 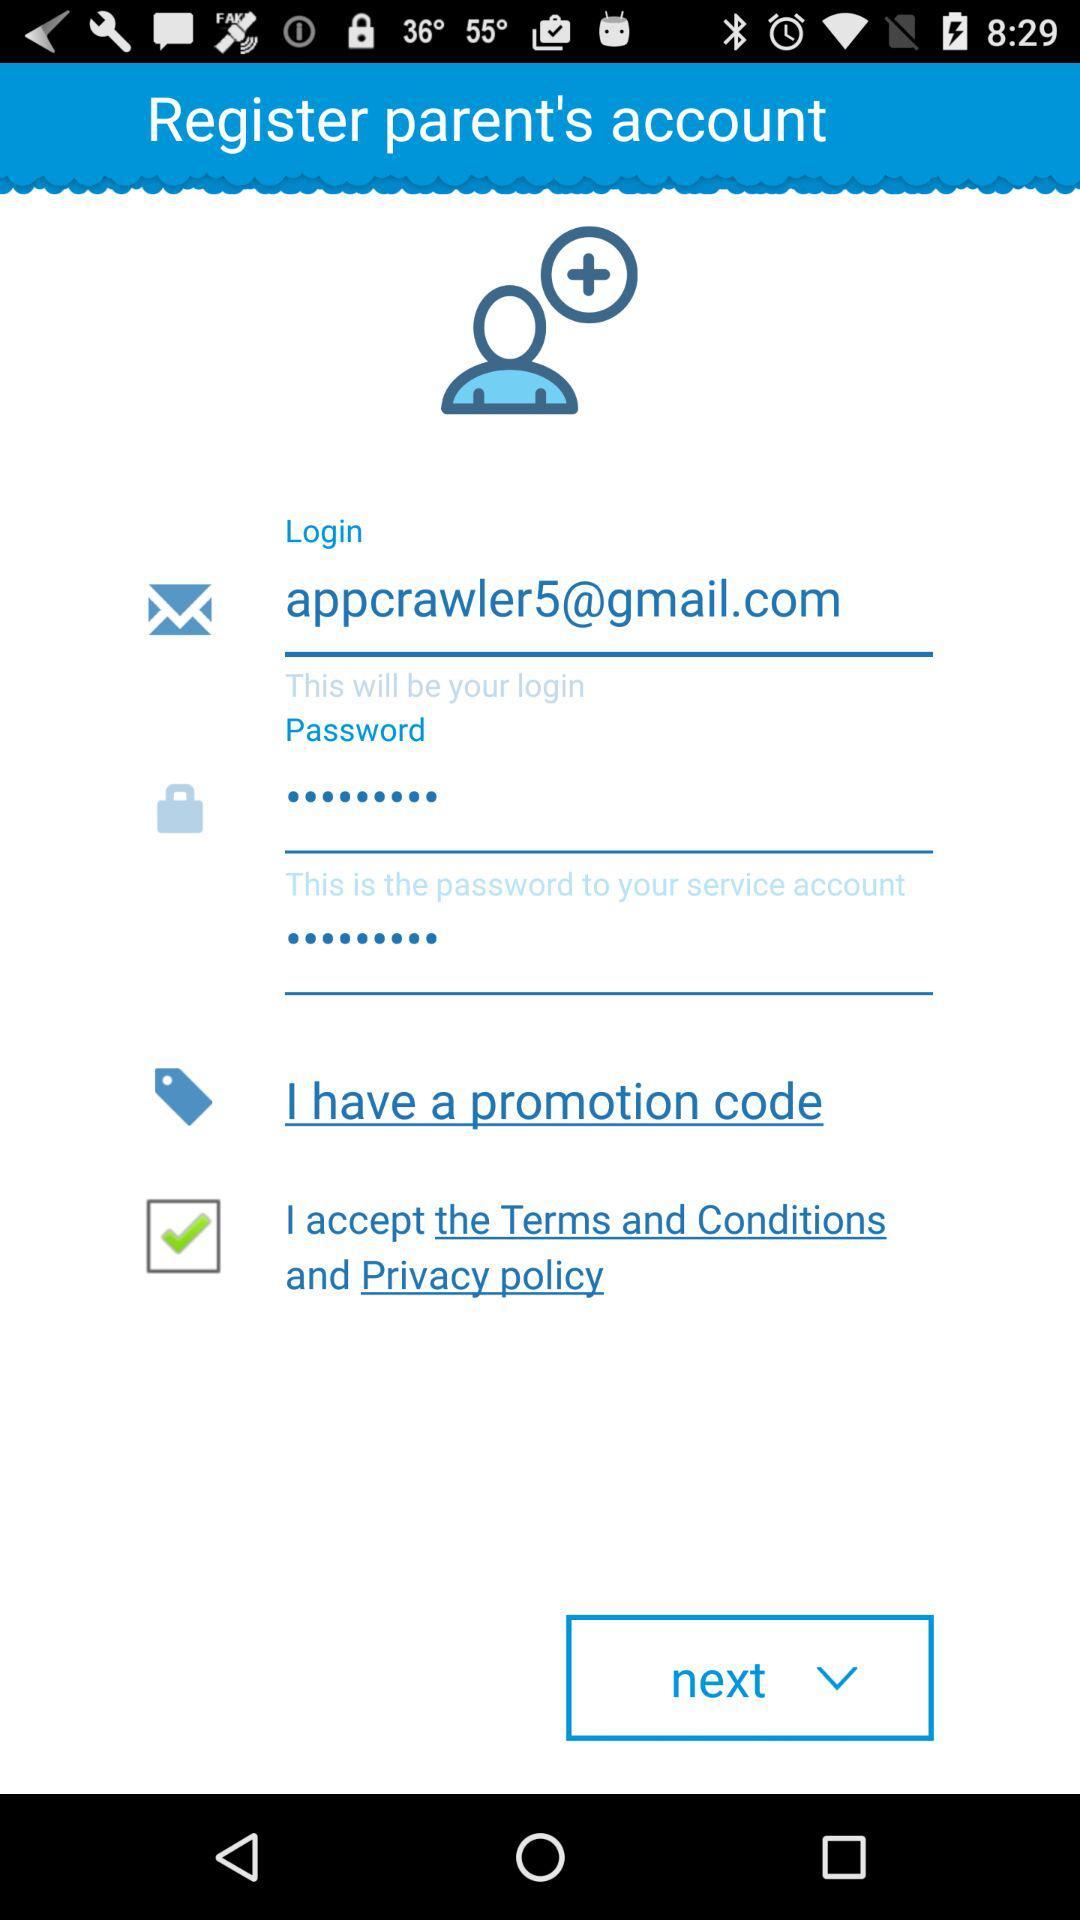 I want to click on the item to the left of i accept the icon, so click(x=191, y=1233).